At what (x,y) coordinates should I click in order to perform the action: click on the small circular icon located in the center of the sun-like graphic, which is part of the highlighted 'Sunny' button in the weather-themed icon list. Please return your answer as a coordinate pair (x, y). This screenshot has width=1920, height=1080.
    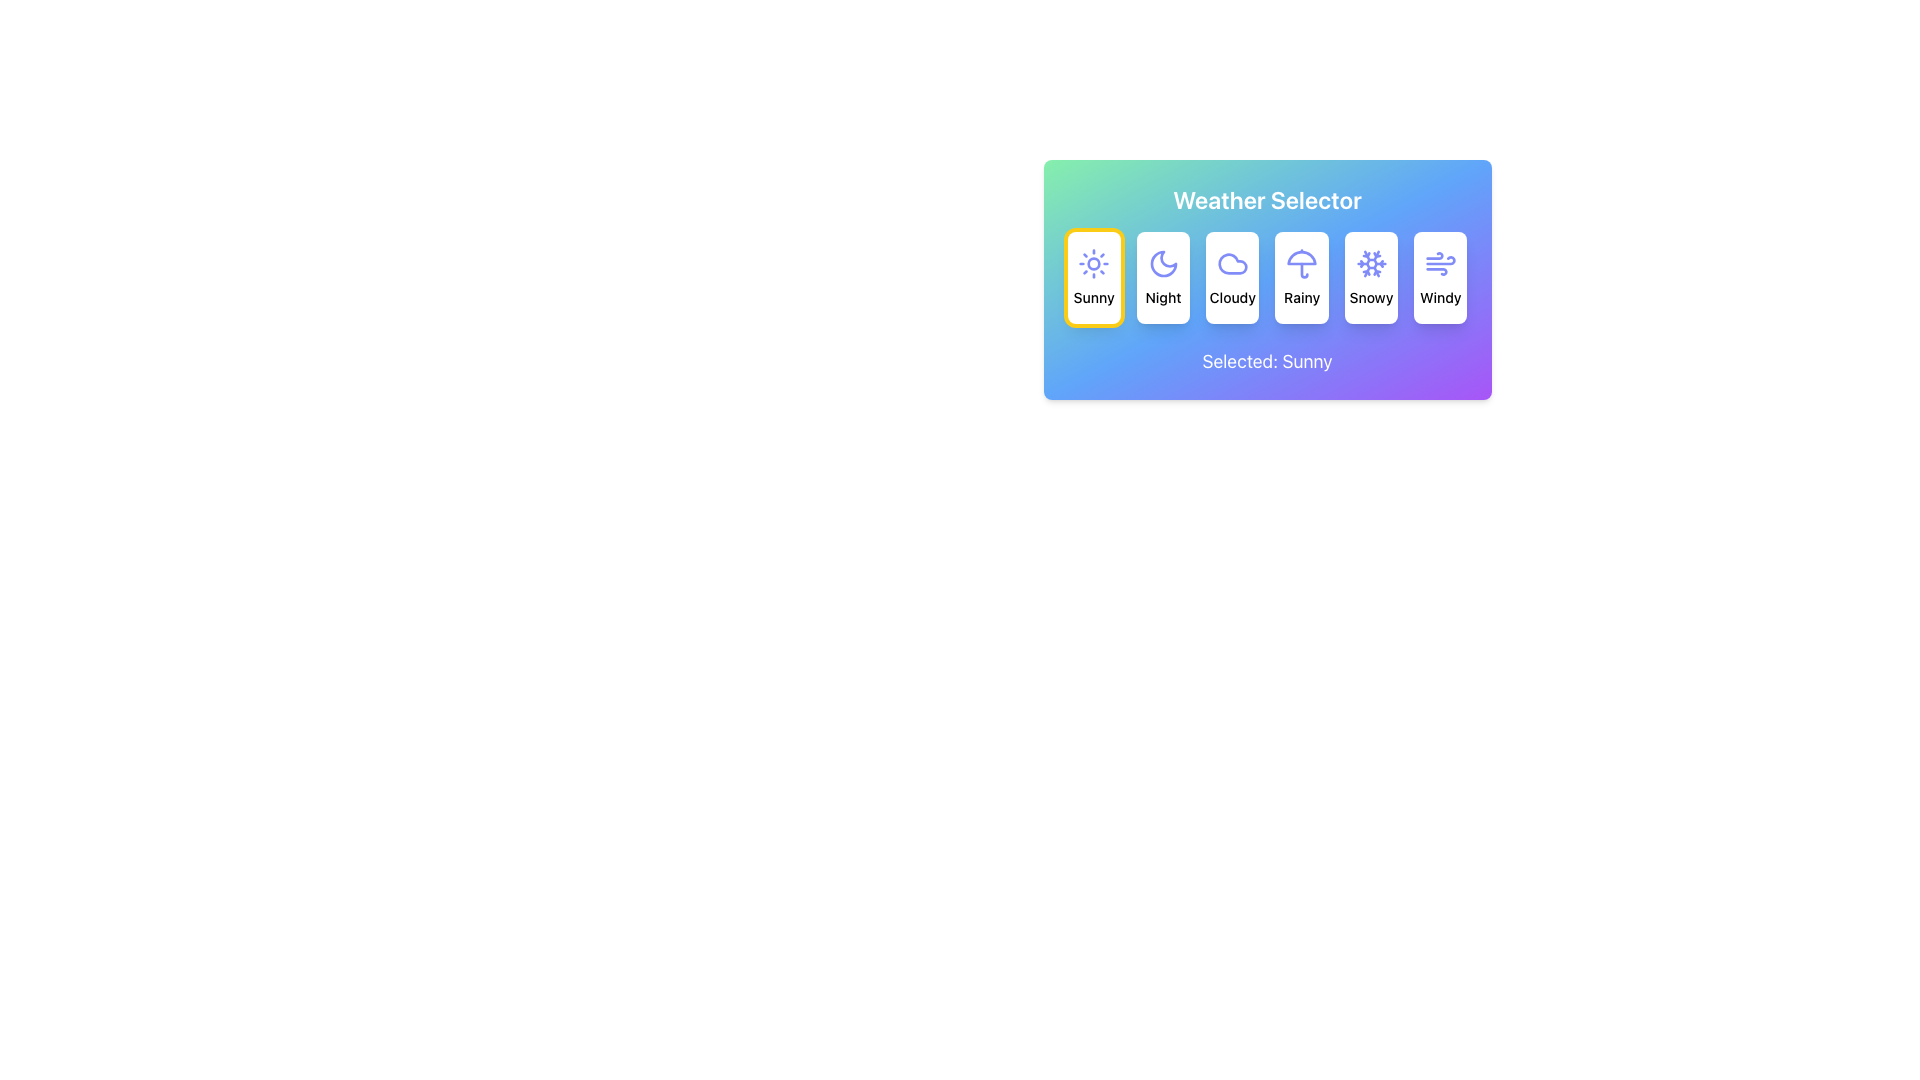
    Looking at the image, I should click on (1093, 262).